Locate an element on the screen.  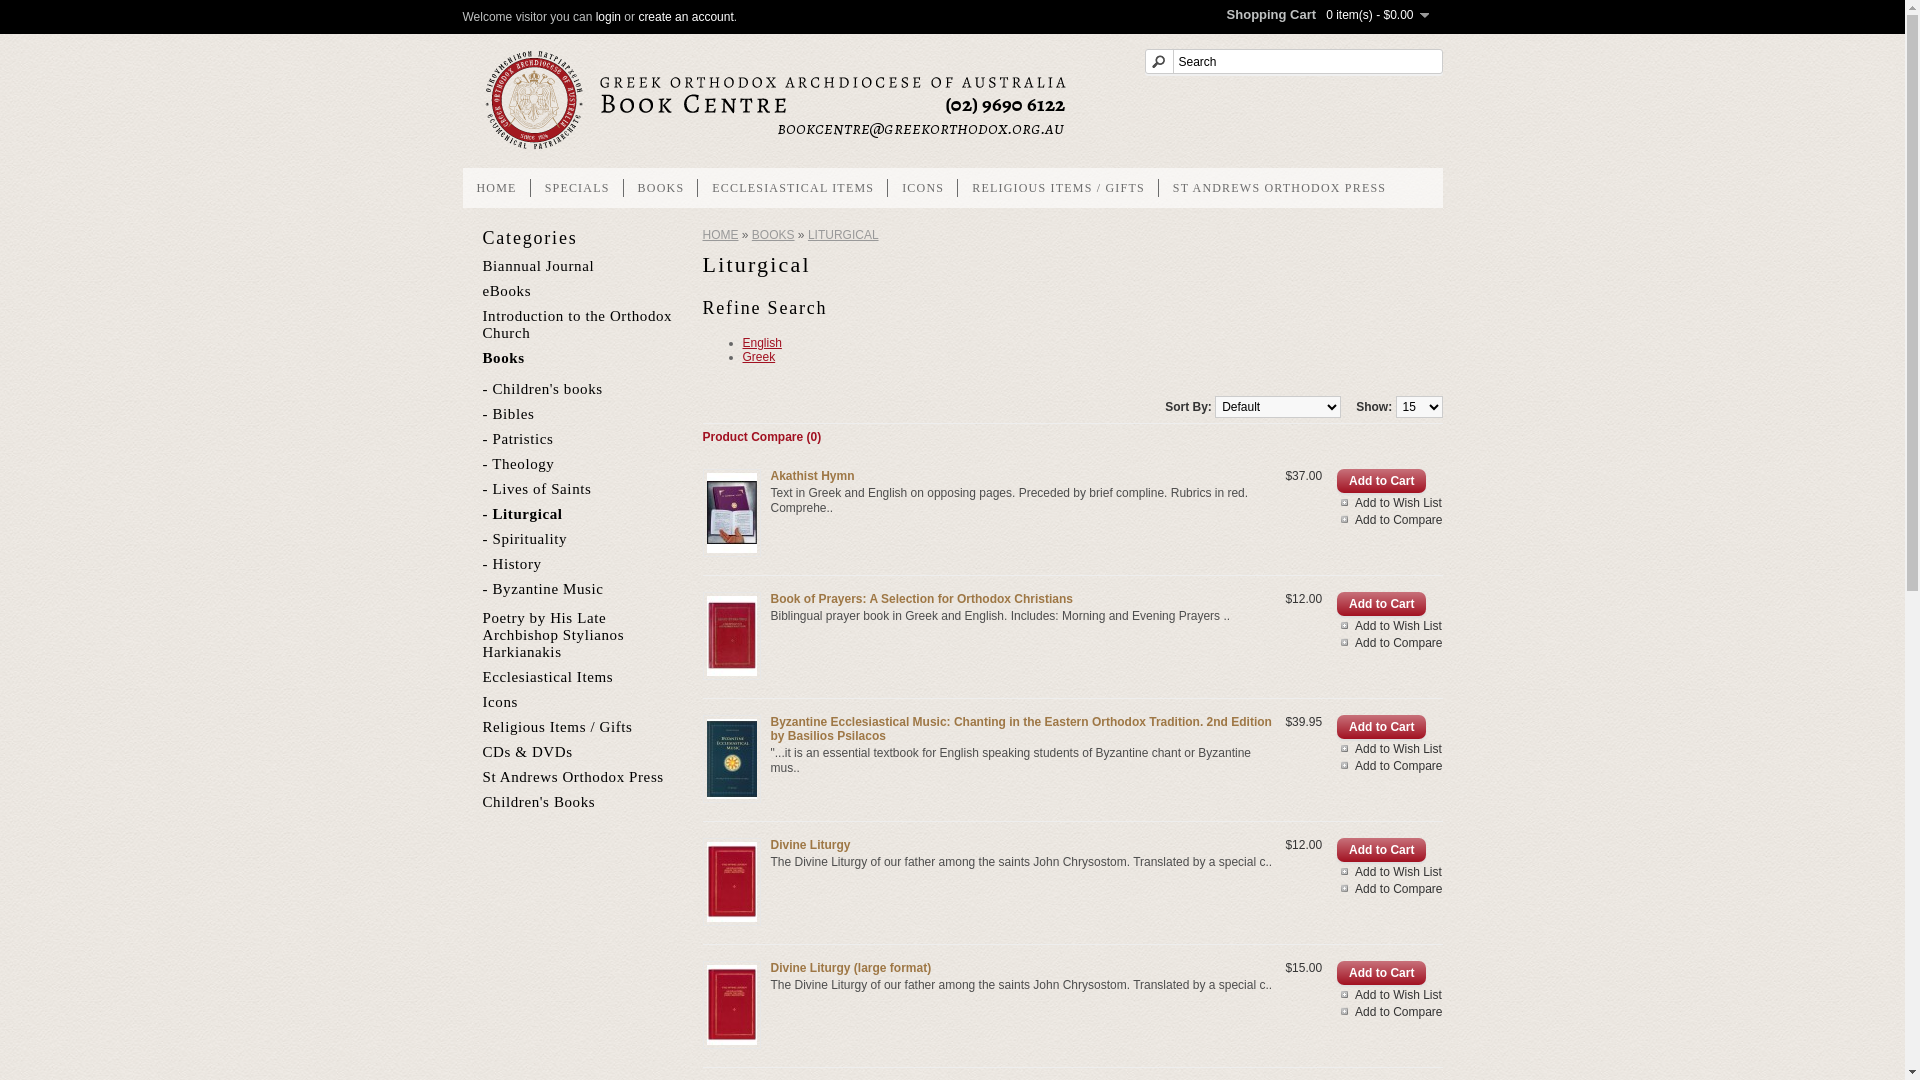
'- History' is located at coordinates (580, 564).